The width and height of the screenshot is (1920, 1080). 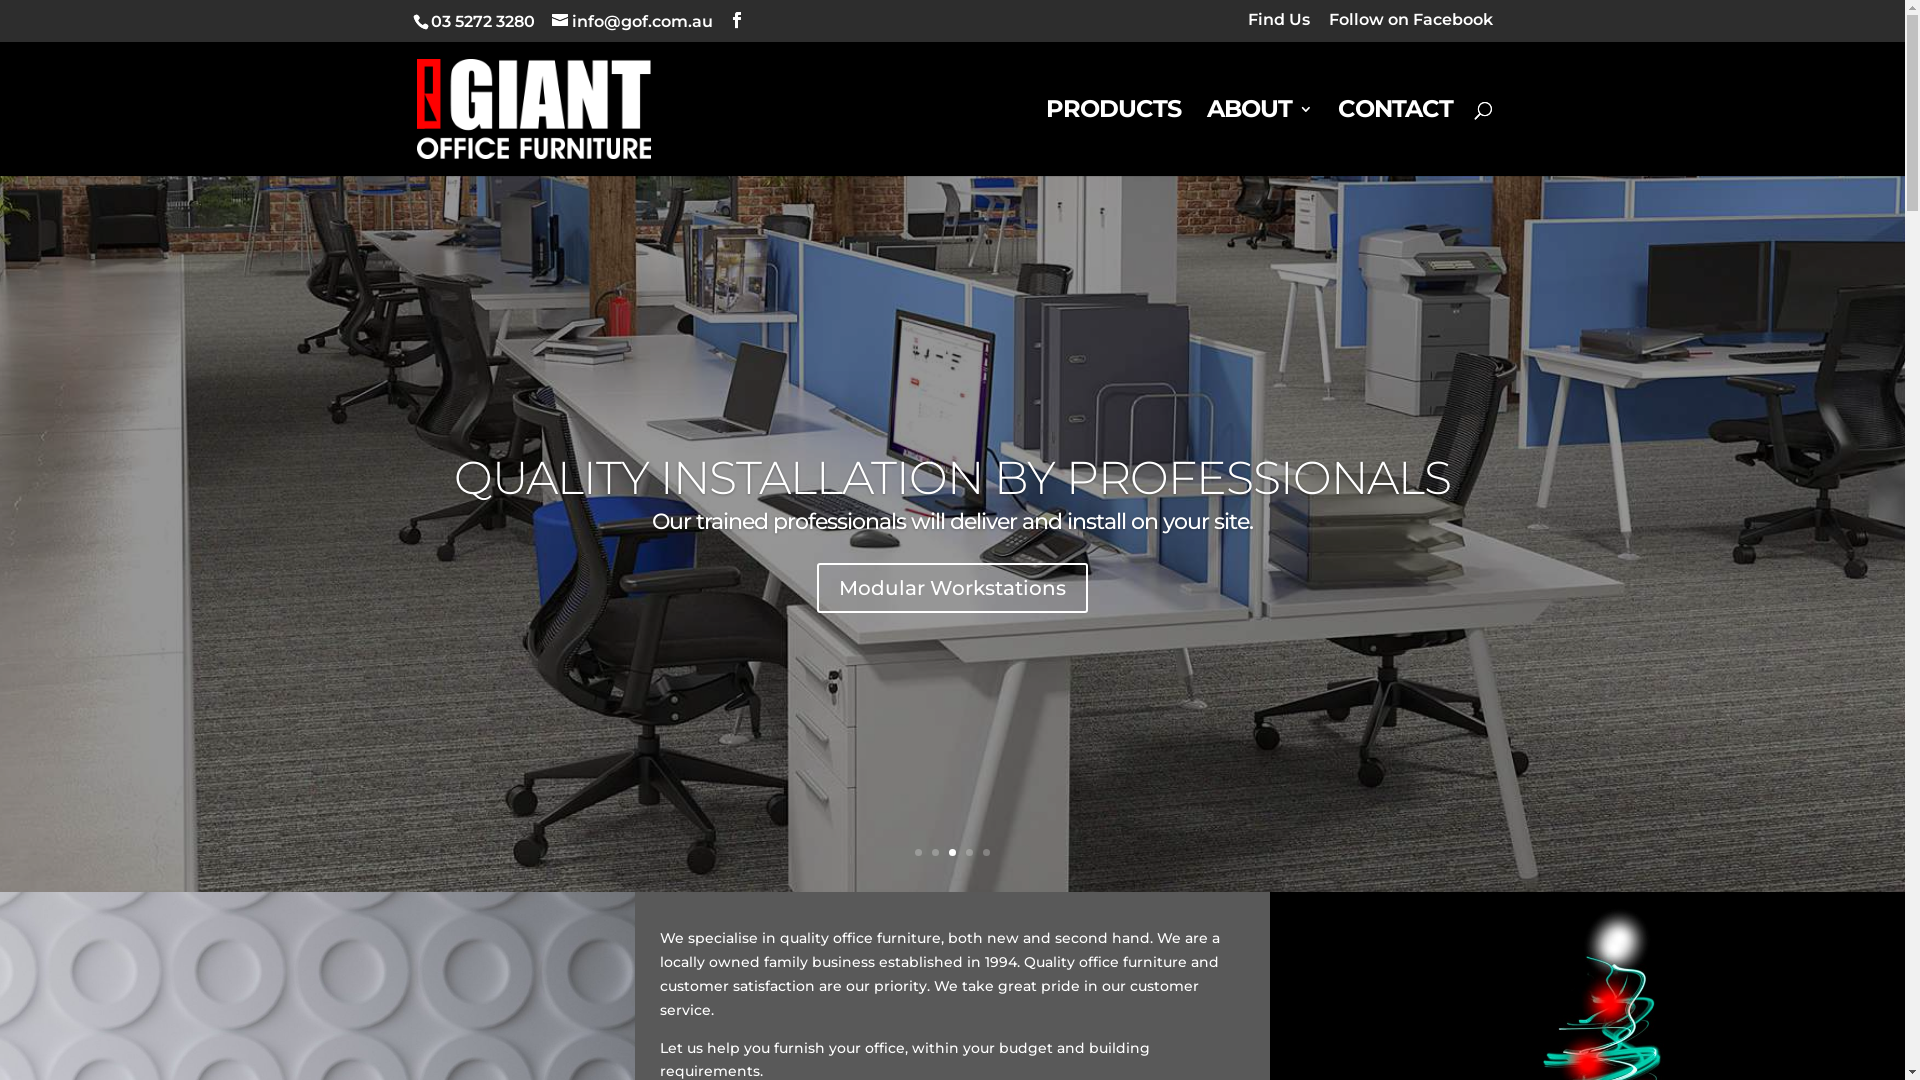 What do you see at coordinates (969, 852) in the screenshot?
I see `'4'` at bounding box center [969, 852].